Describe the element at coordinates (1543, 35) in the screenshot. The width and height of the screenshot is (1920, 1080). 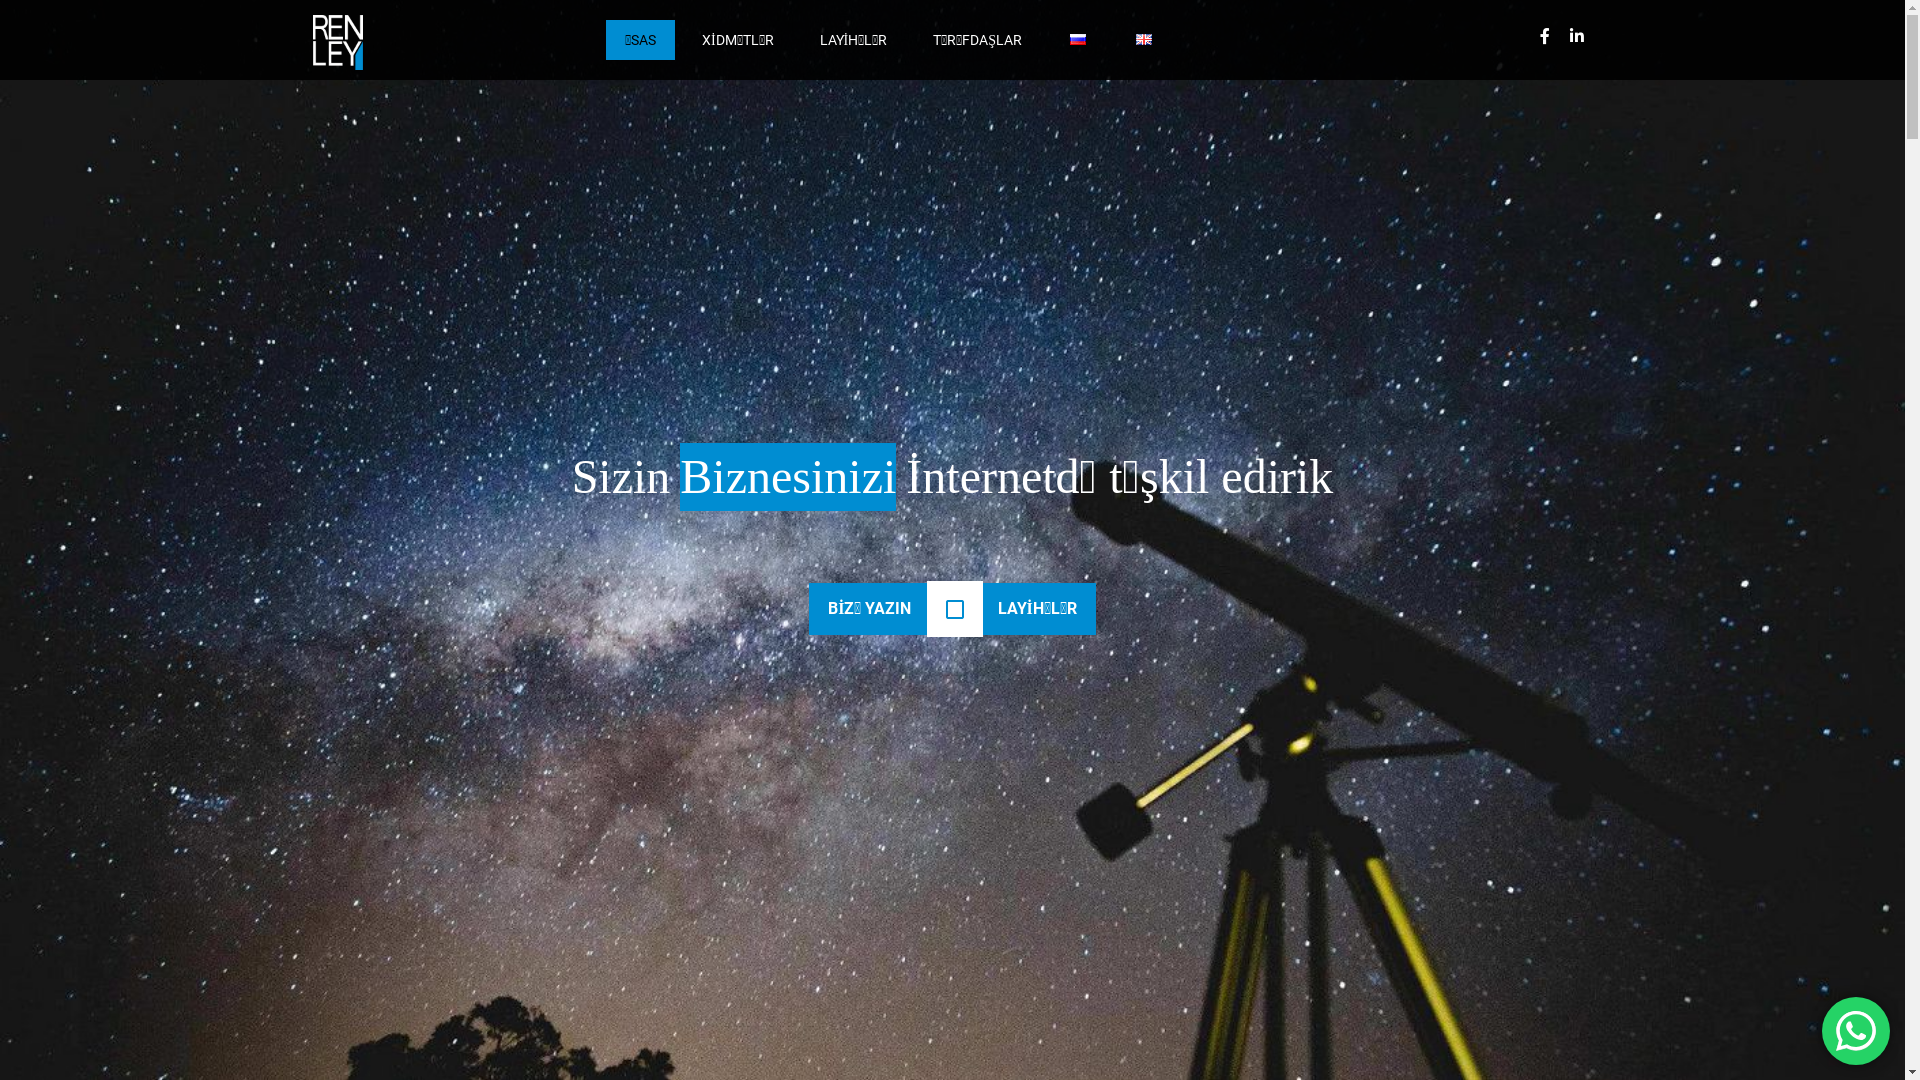
I see `'Facebook'` at that location.